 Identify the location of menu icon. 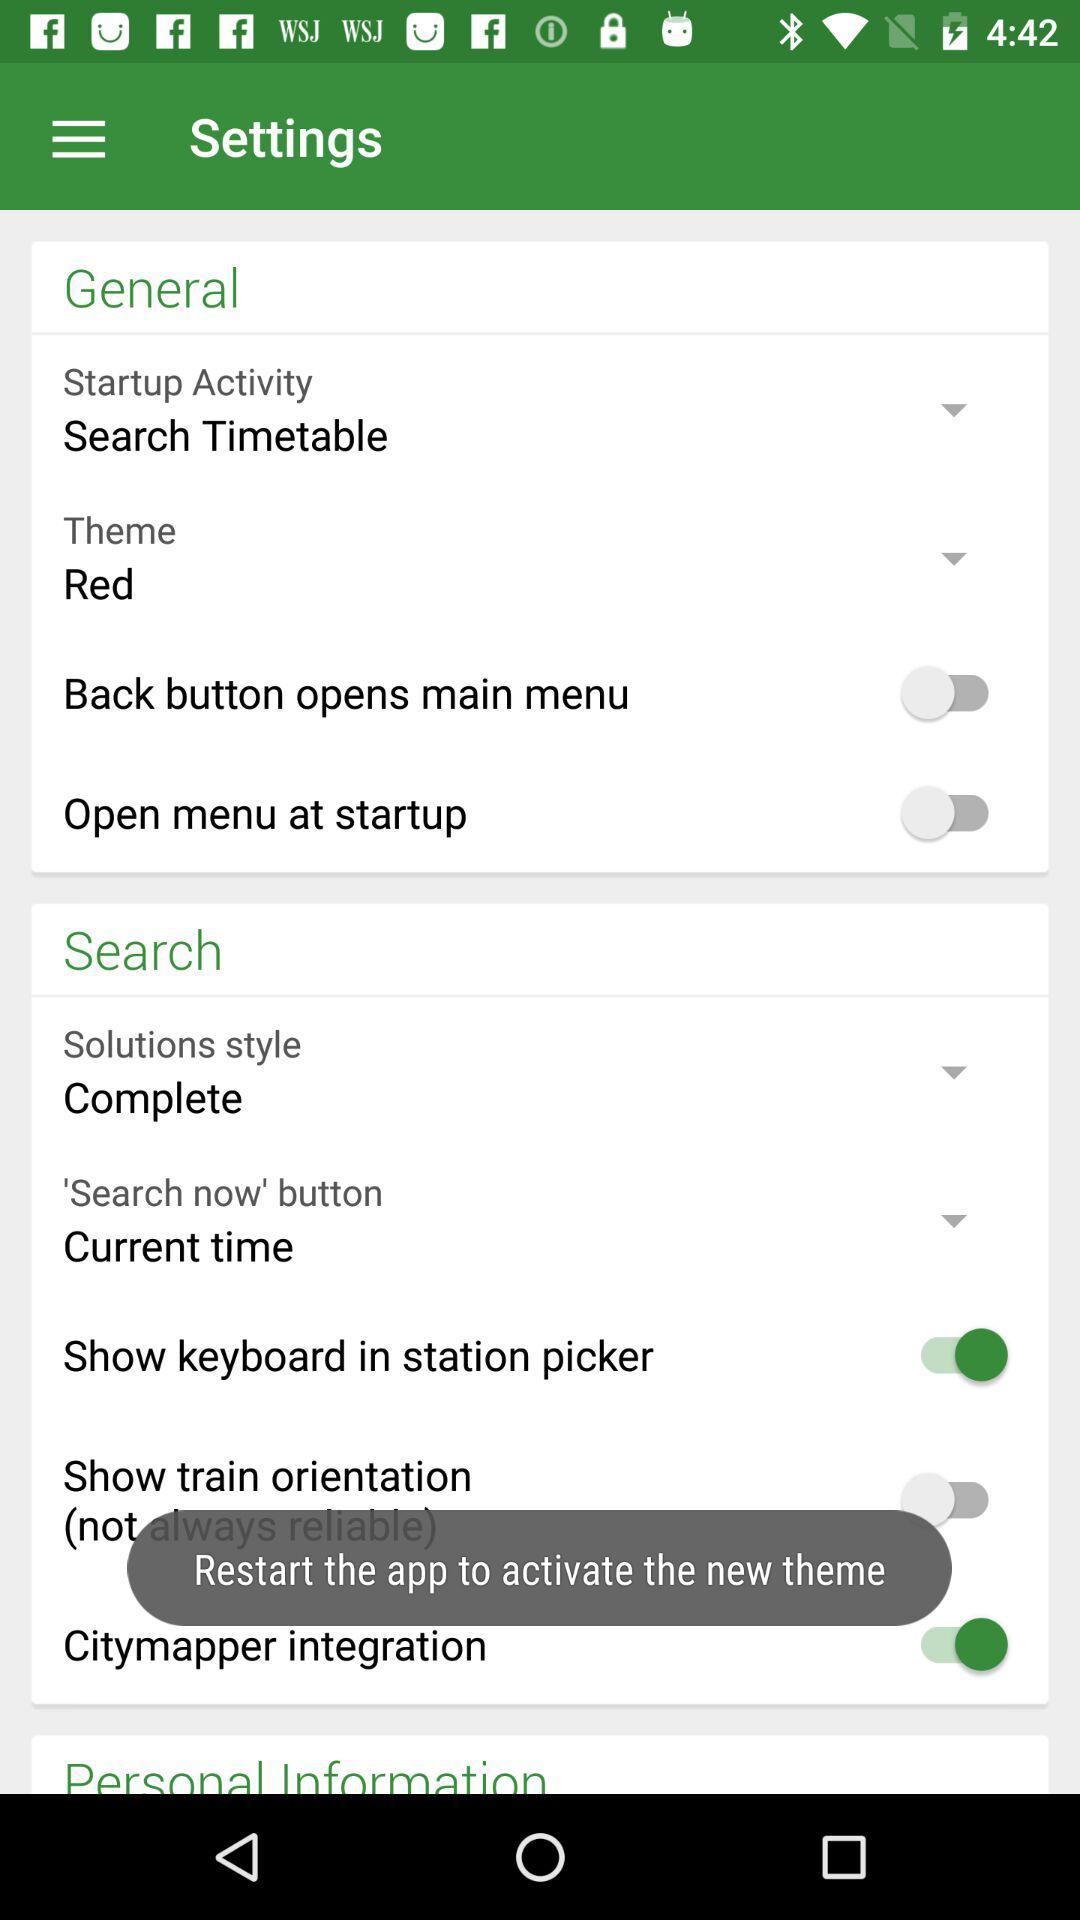
(88, 135).